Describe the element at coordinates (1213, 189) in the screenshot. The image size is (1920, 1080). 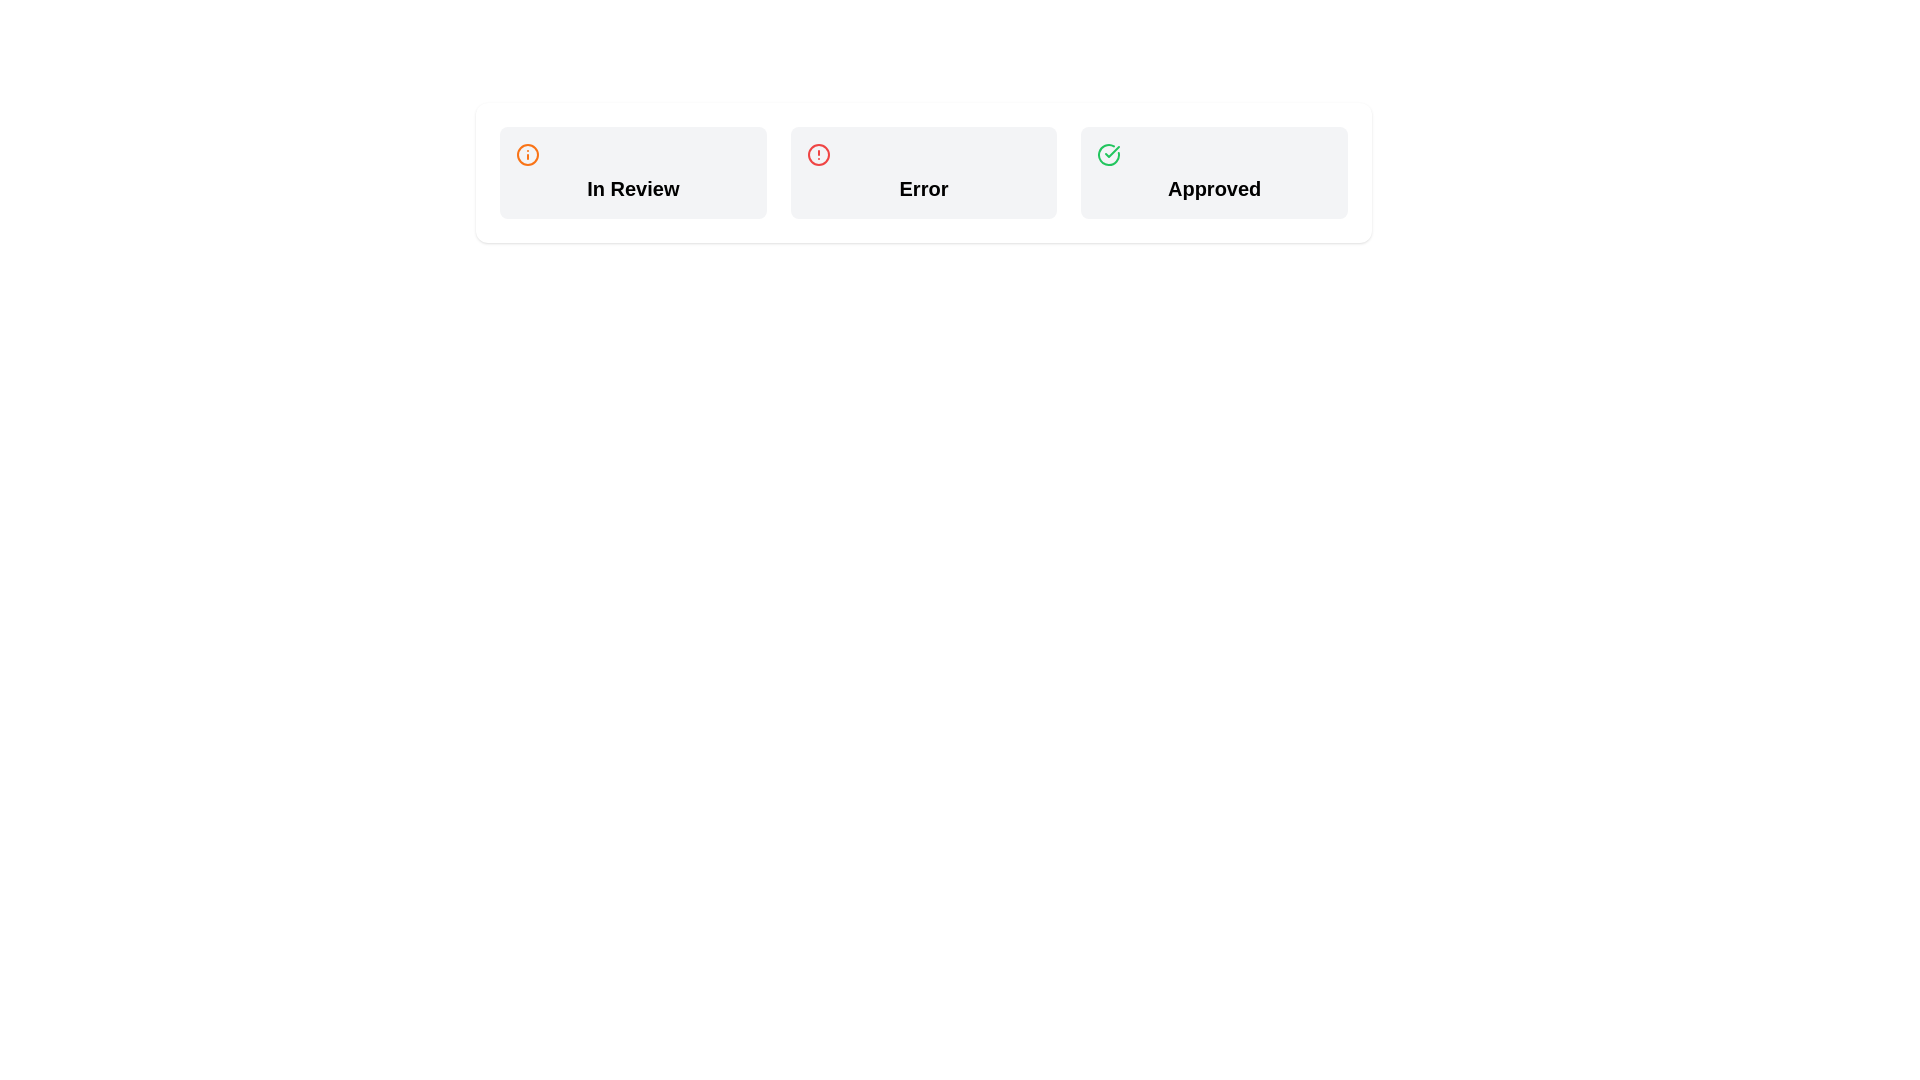
I see `the 'Approved' text label, which is the third button in a three-button layout, displaying the text in bold and larger font` at that location.